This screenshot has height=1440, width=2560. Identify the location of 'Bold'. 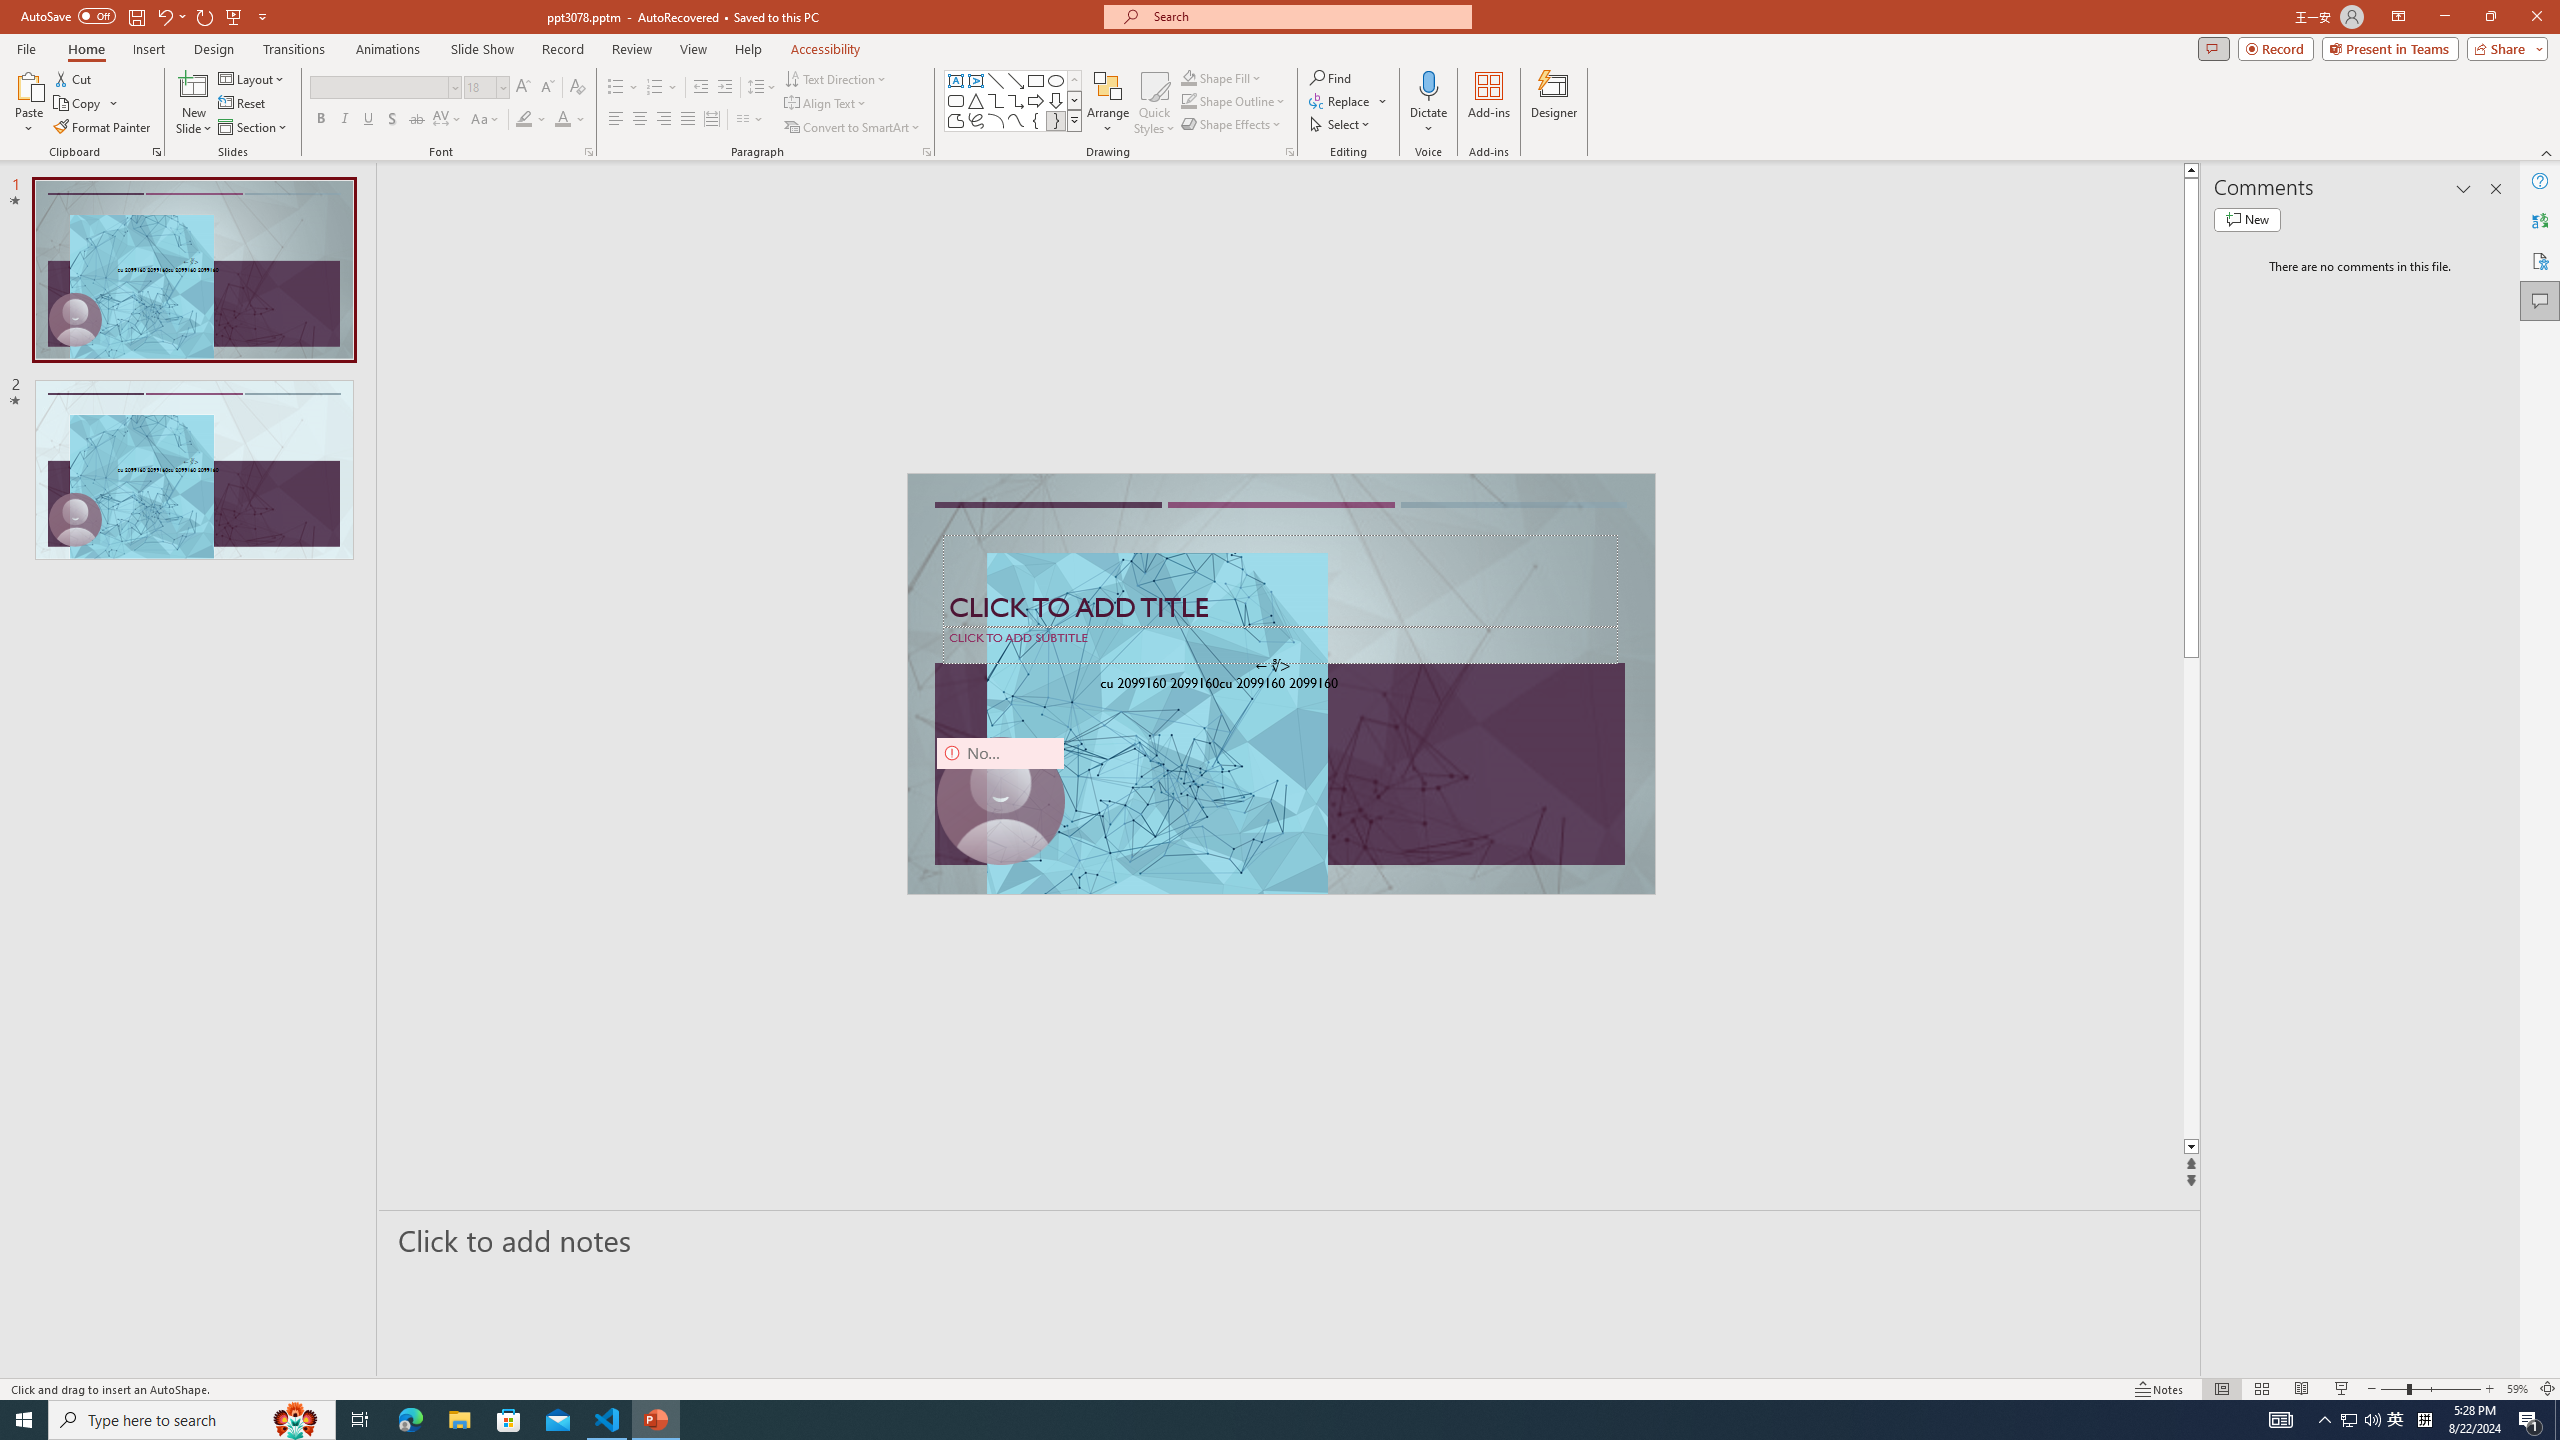
(321, 118).